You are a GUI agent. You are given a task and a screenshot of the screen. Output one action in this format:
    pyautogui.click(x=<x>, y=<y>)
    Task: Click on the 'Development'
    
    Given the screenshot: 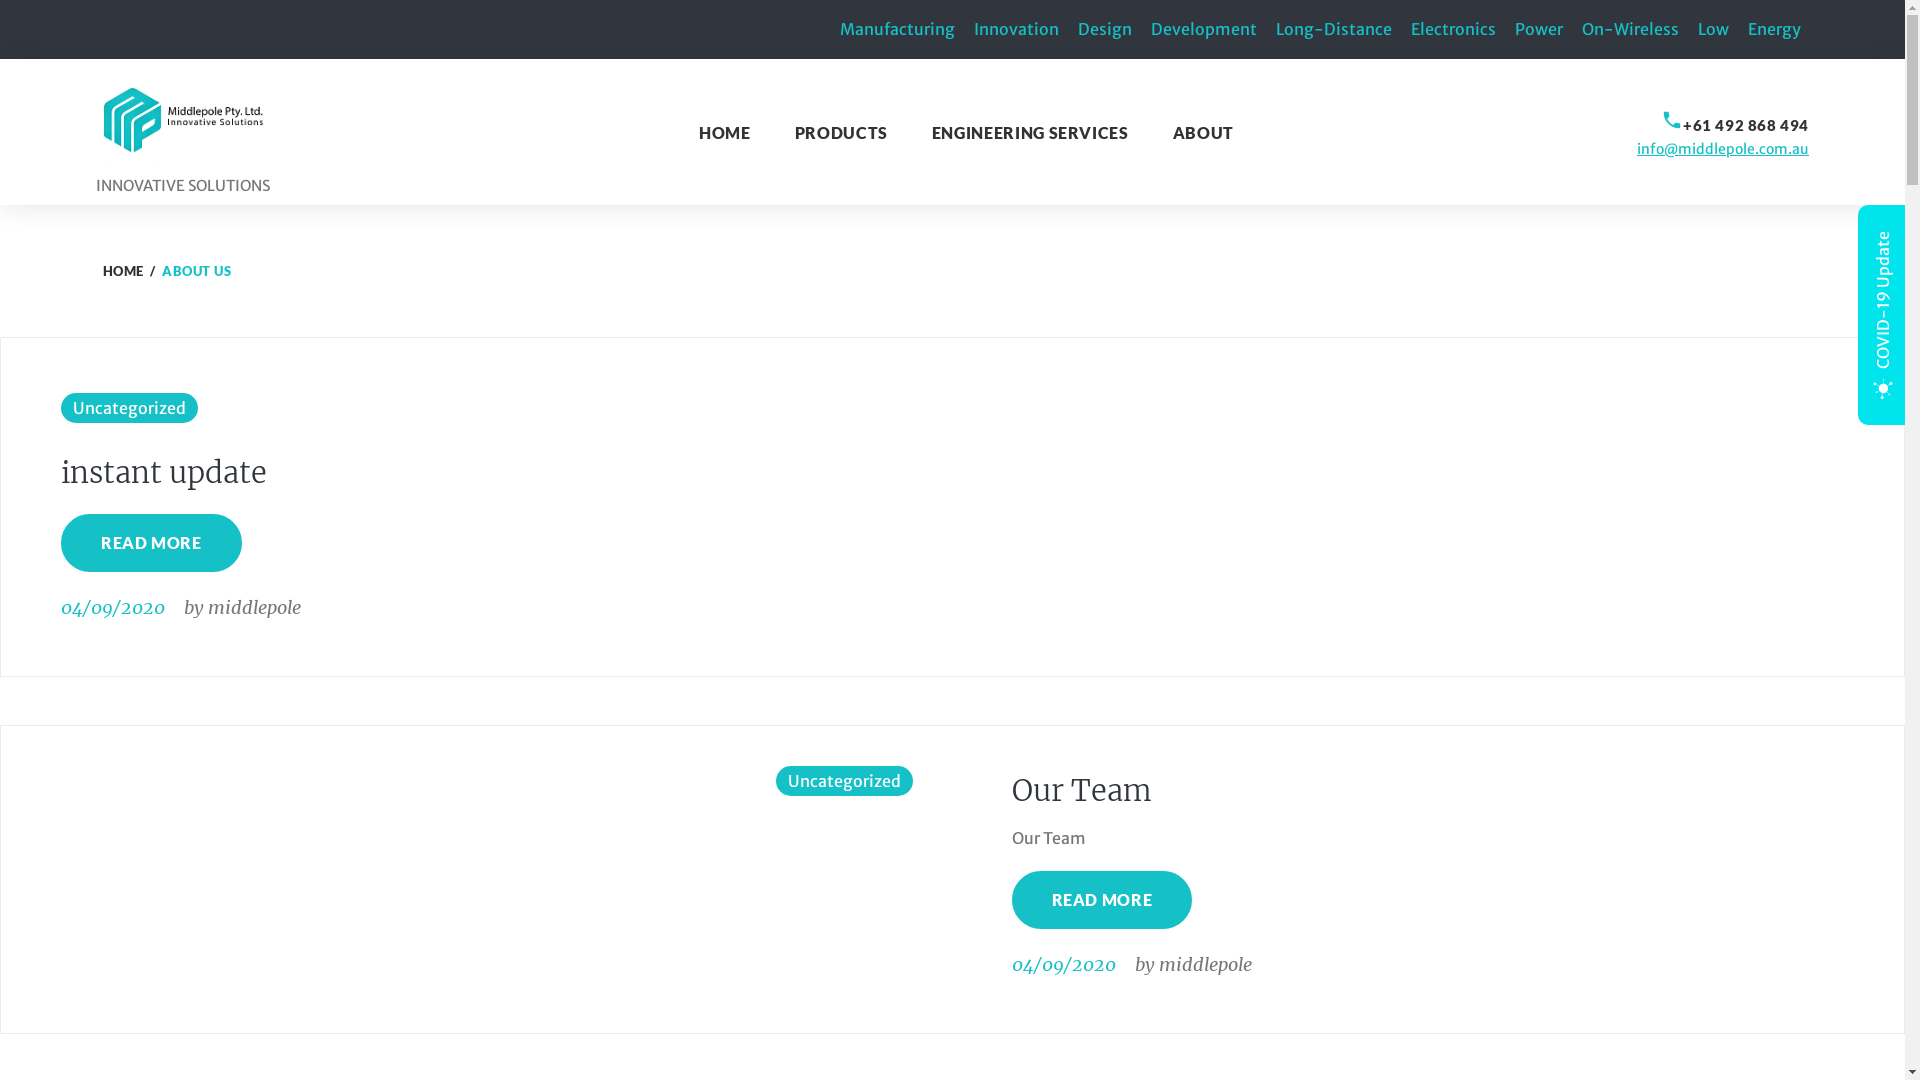 What is the action you would take?
    pyautogui.click(x=1203, y=29)
    